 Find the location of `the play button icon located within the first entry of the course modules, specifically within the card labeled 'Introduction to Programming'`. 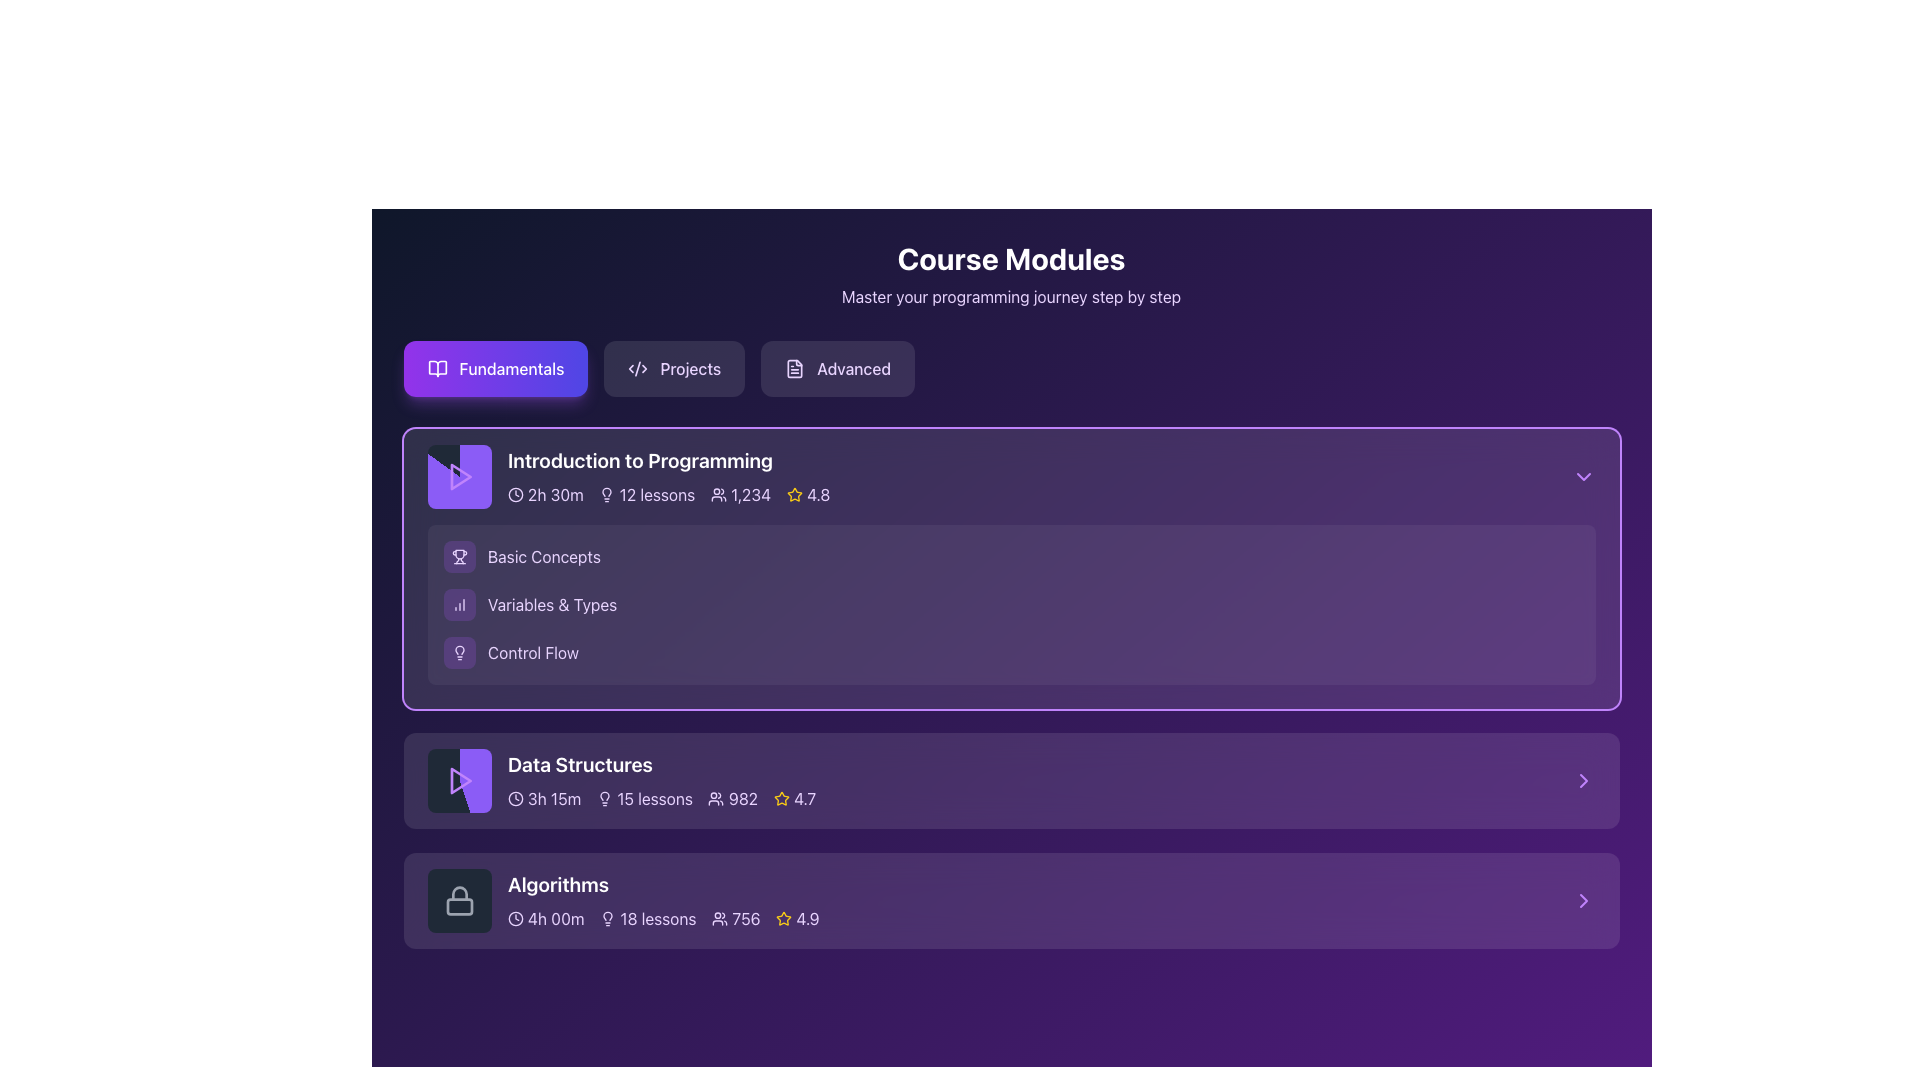

the play button icon located within the first entry of the course modules, specifically within the card labeled 'Introduction to Programming' is located at coordinates (458, 477).